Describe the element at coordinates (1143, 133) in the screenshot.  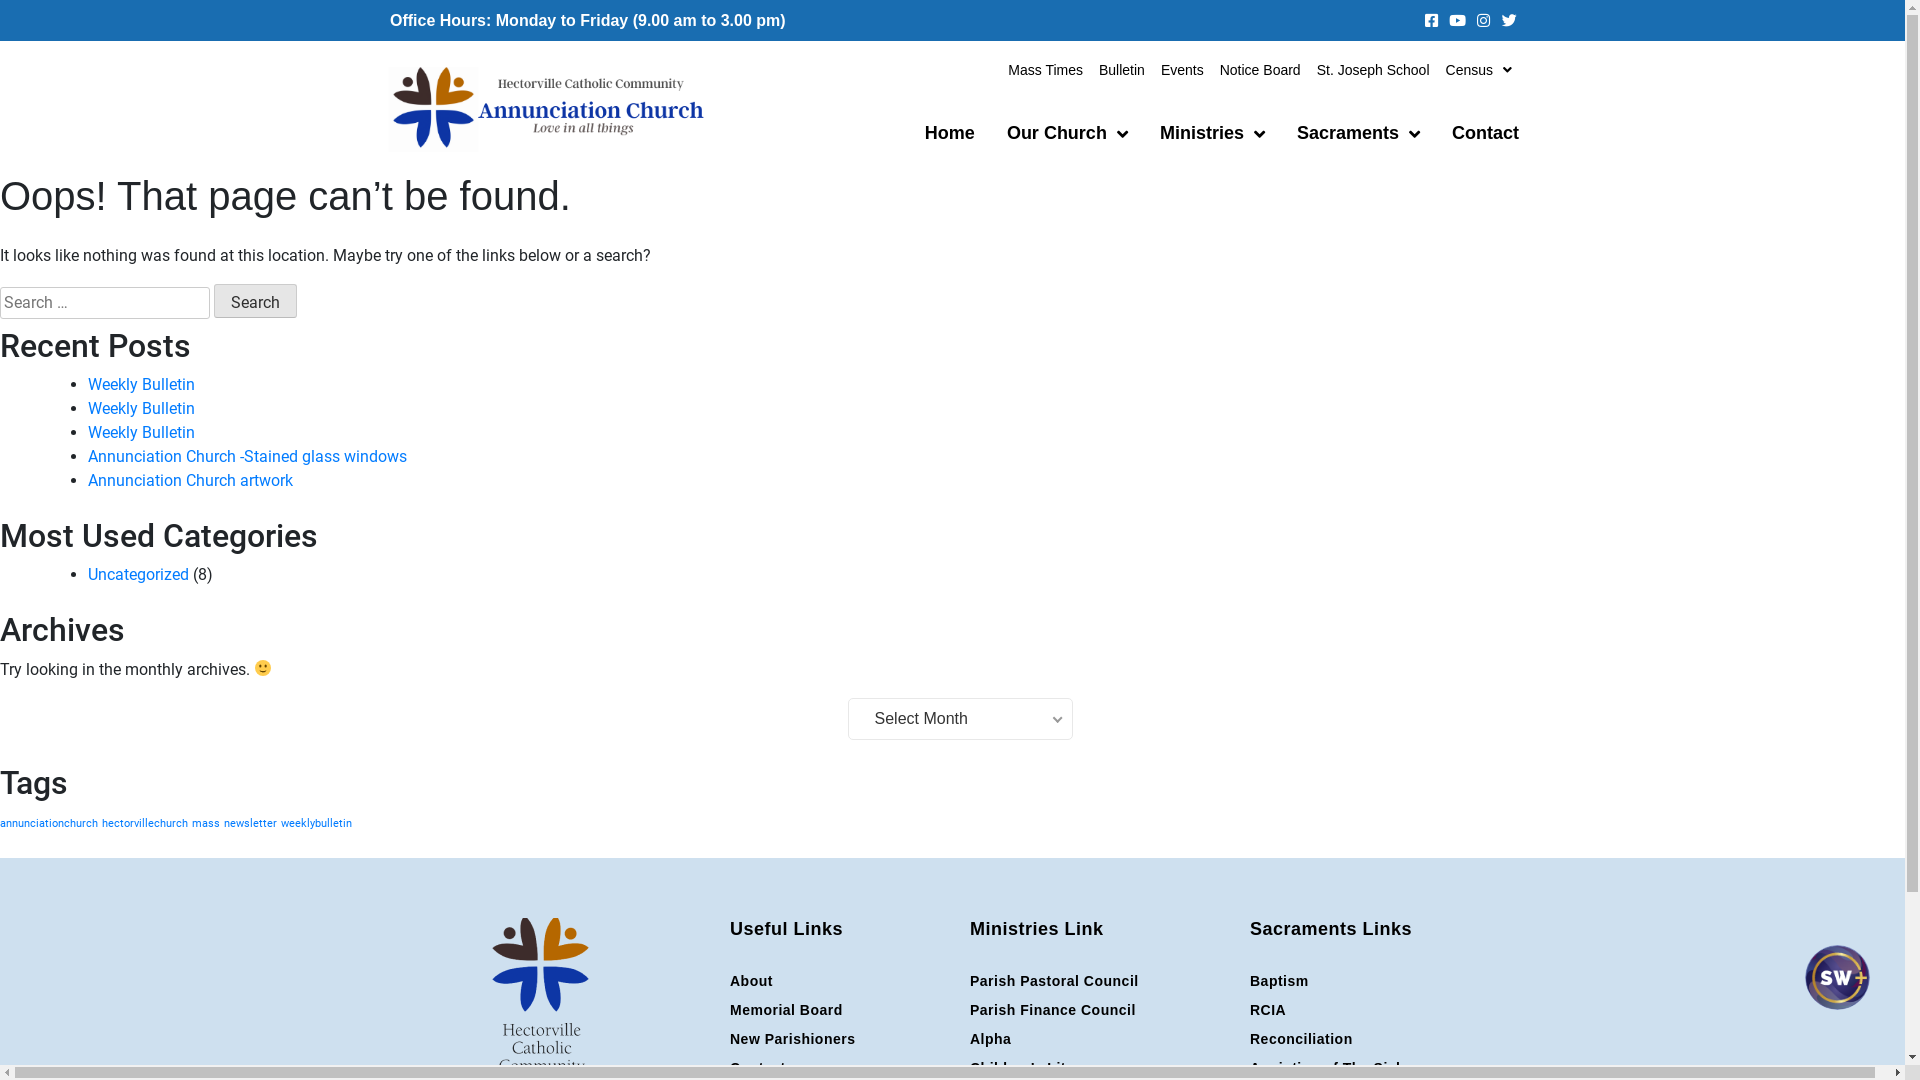
I see `'Ministries'` at that location.